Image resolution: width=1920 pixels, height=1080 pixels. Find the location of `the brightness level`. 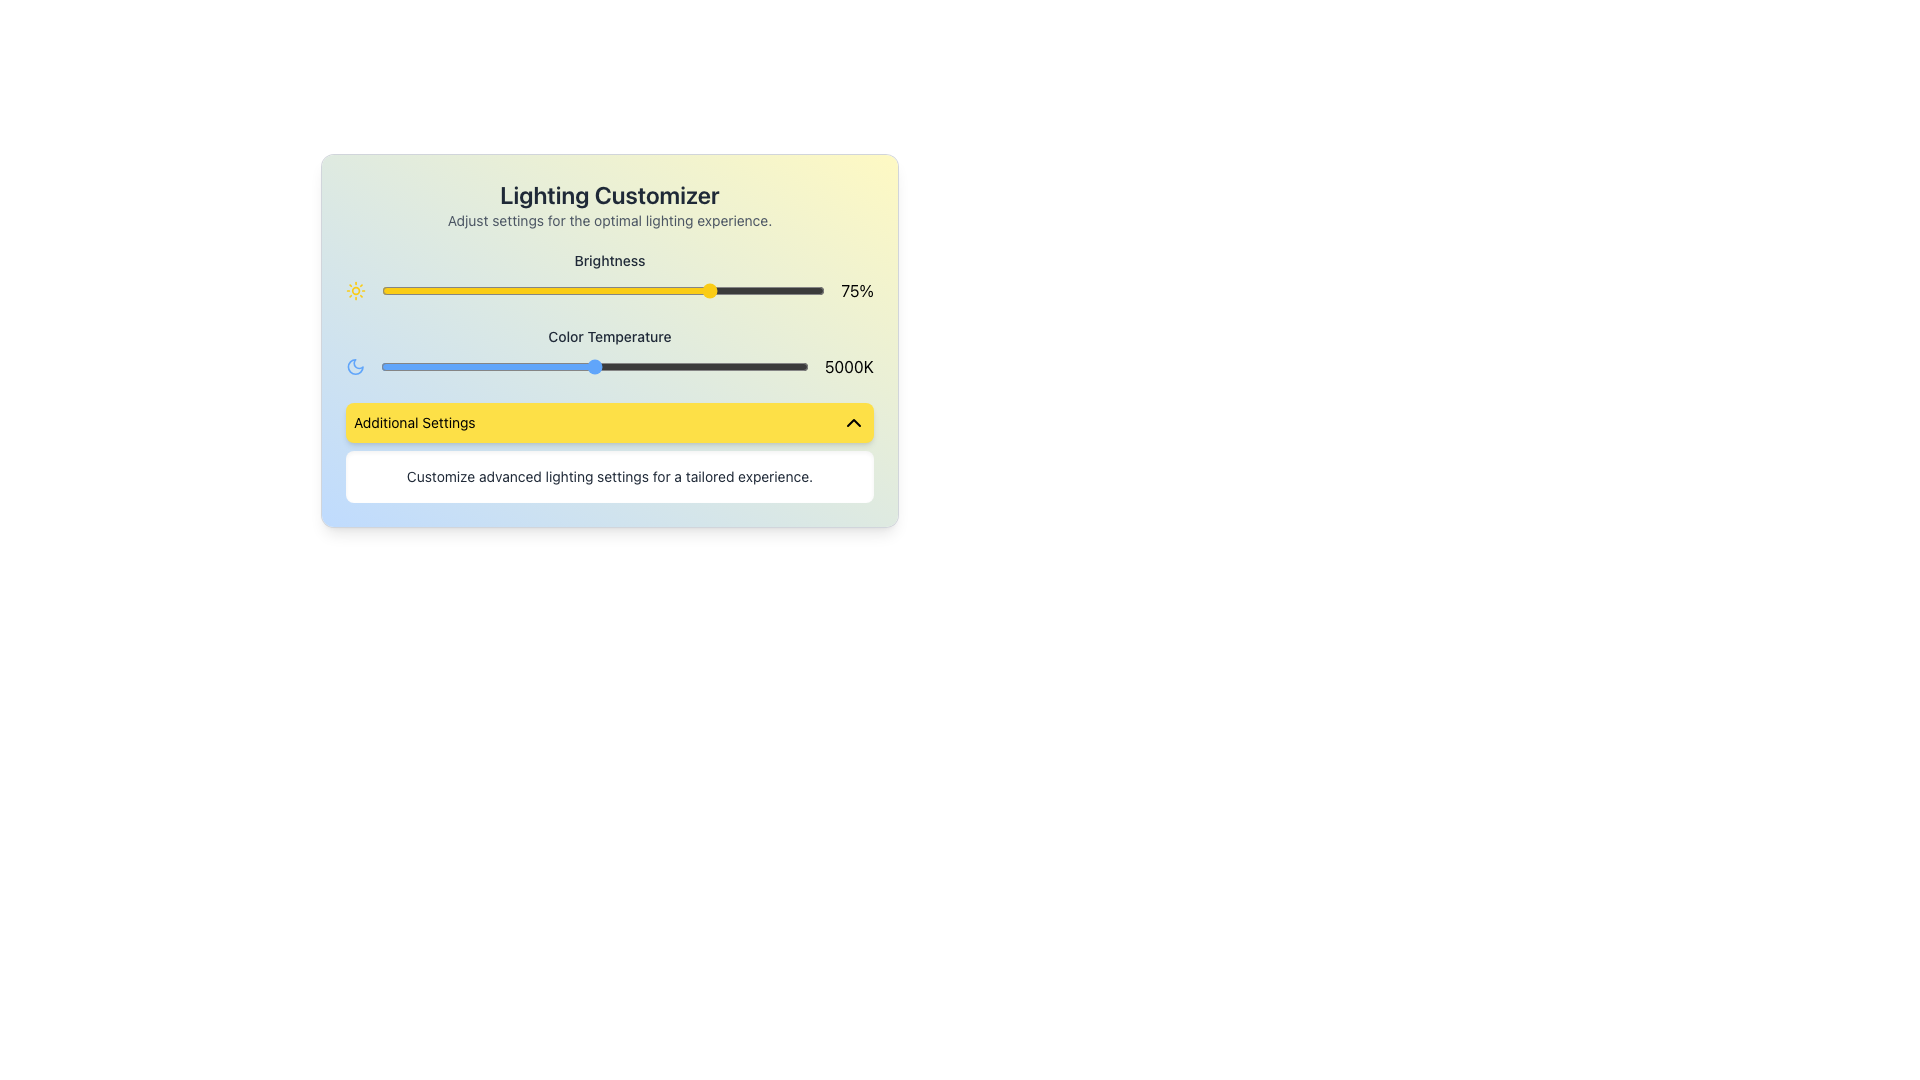

the brightness level is located at coordinates (580, 290).